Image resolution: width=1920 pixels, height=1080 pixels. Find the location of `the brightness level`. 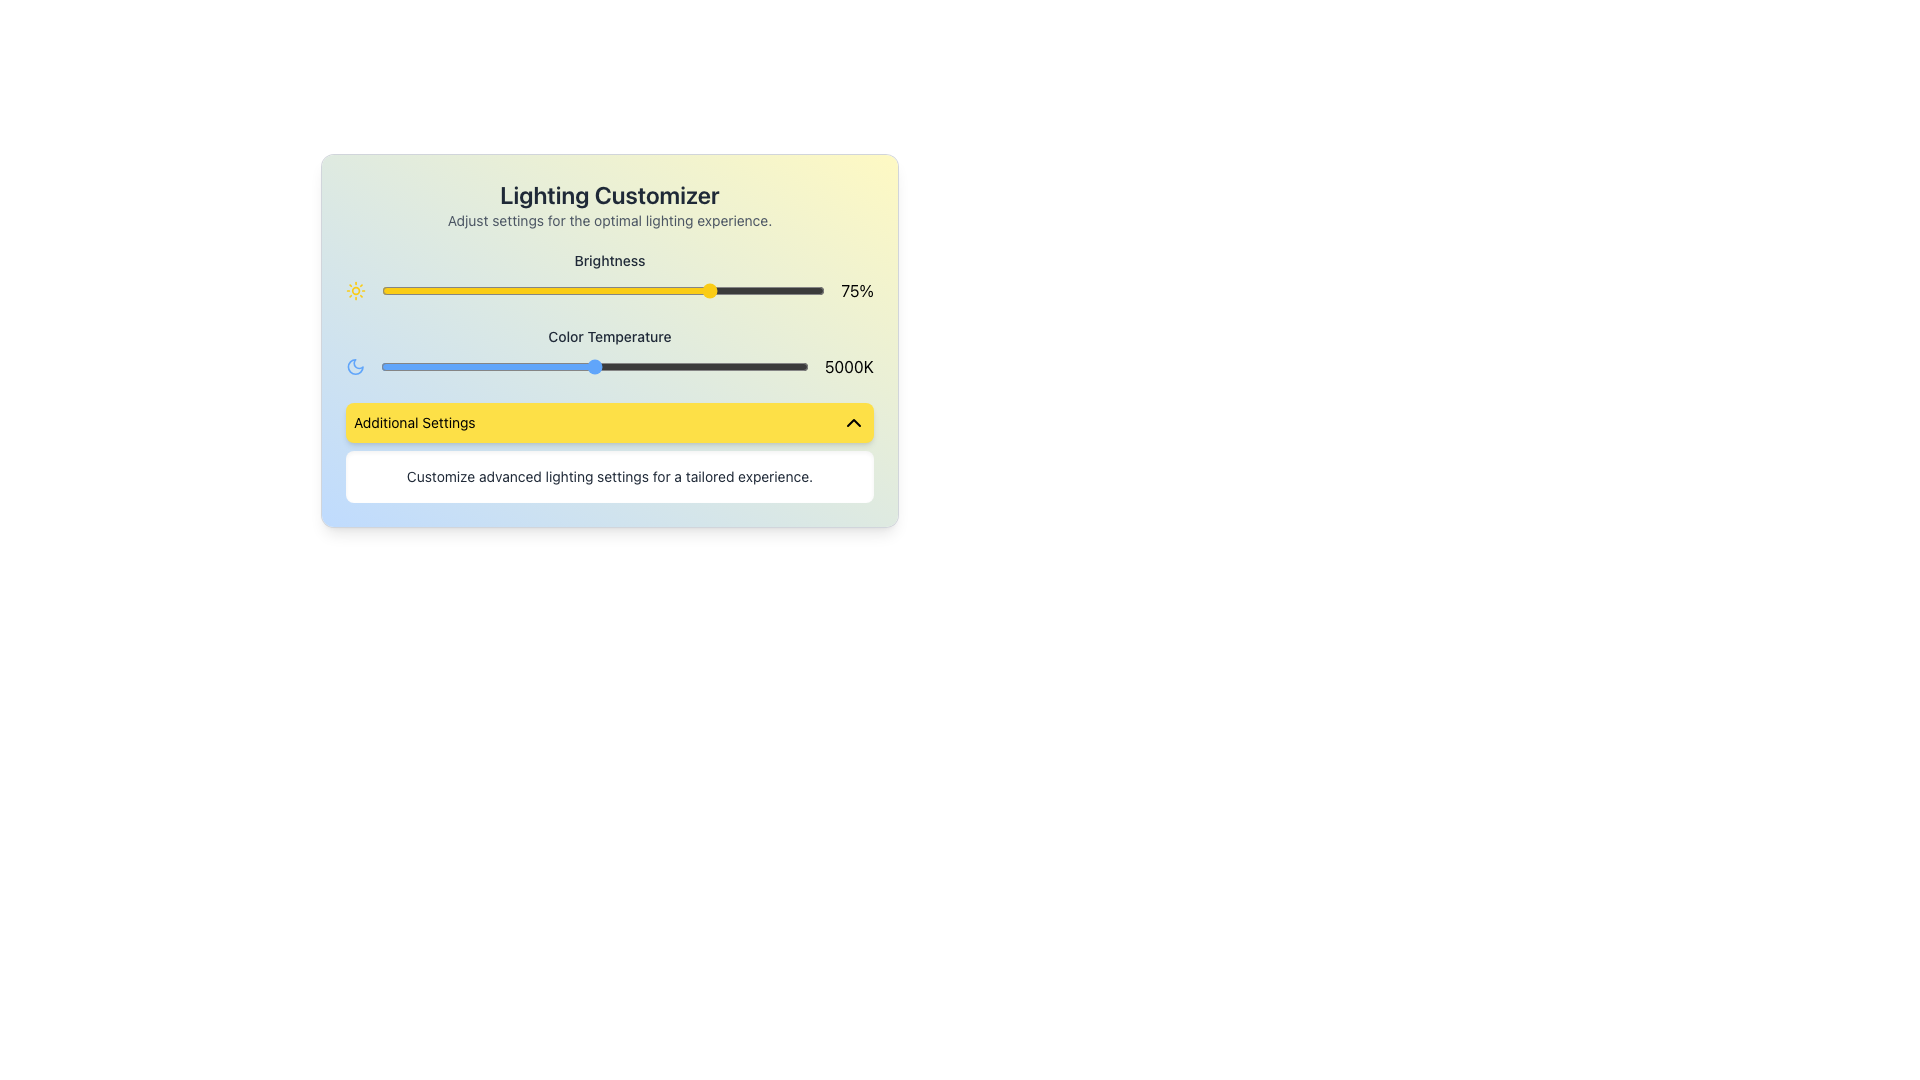

the brightness level is located at coordinates (580, 290).